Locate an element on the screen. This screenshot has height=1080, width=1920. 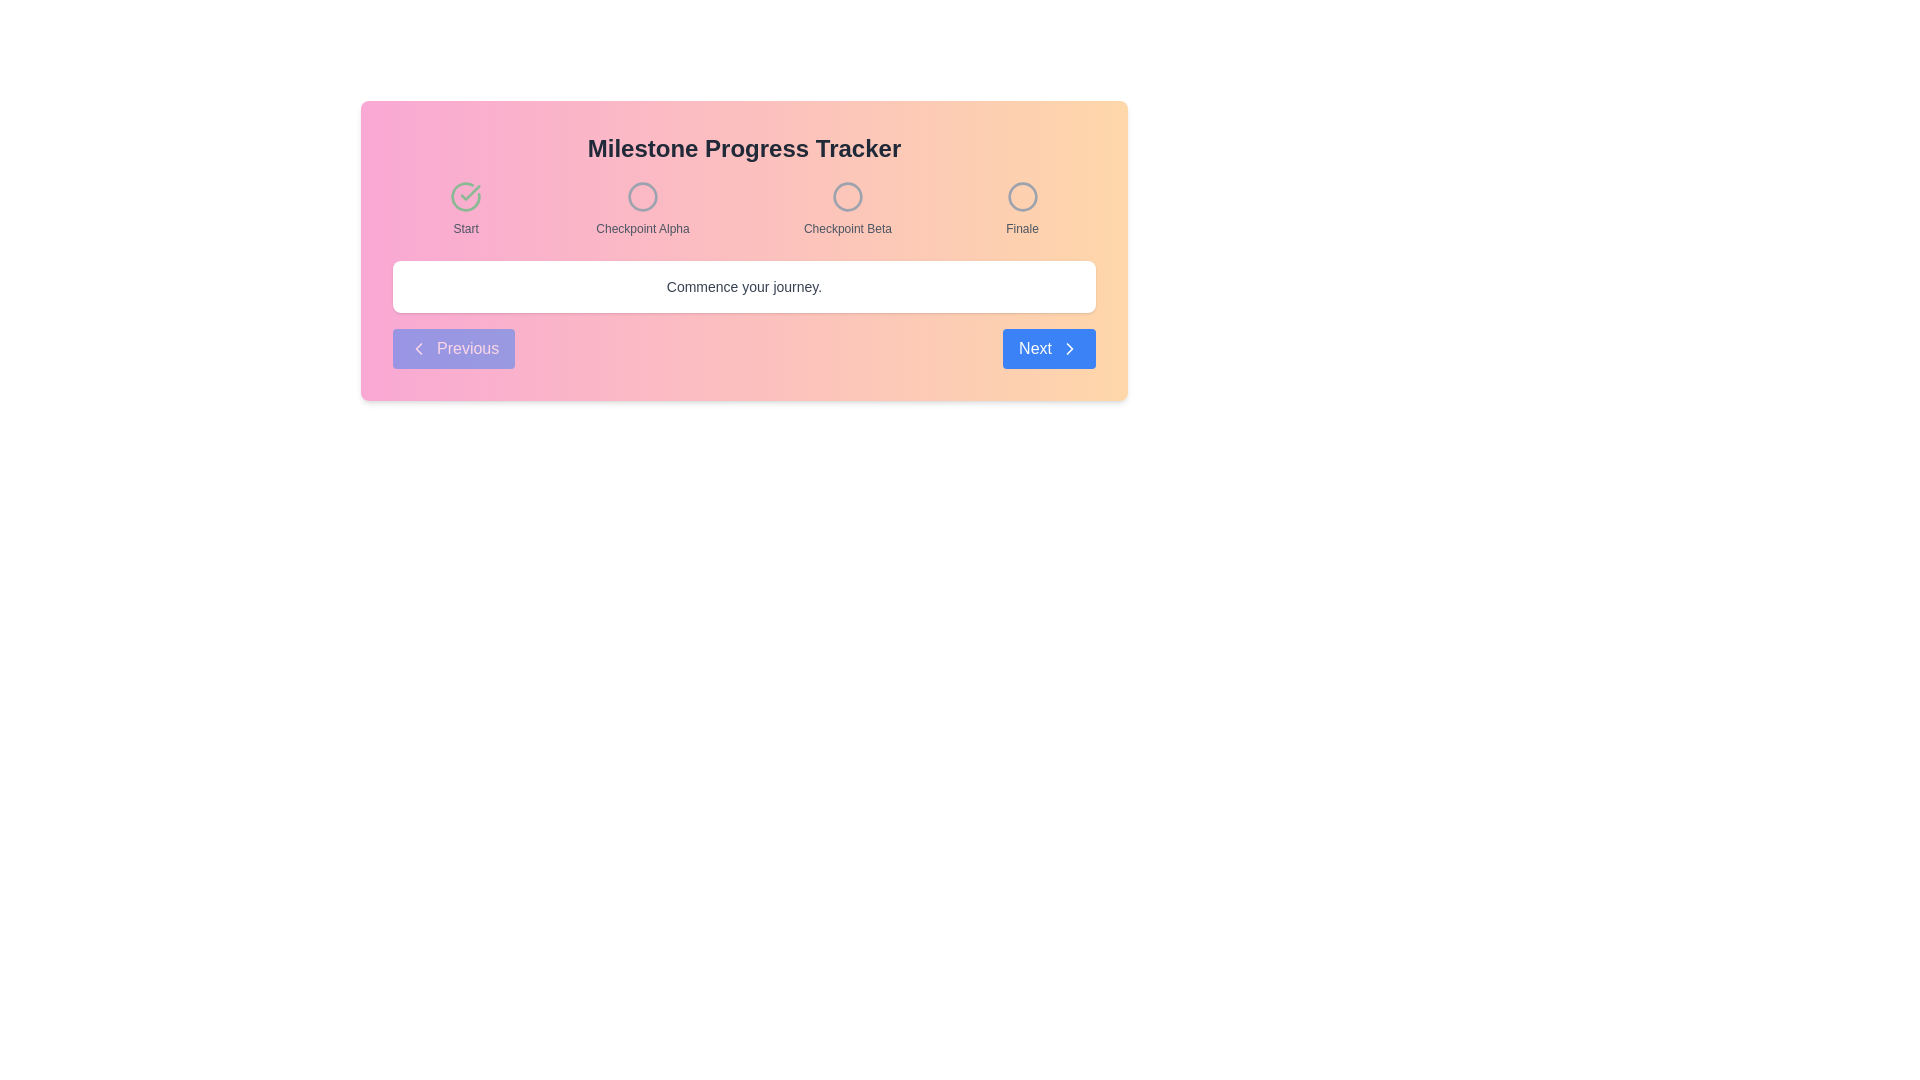
the fourth circular icon with a gray border and transparent center in the milestone tracker interface is located at coordinates (1022, 196).